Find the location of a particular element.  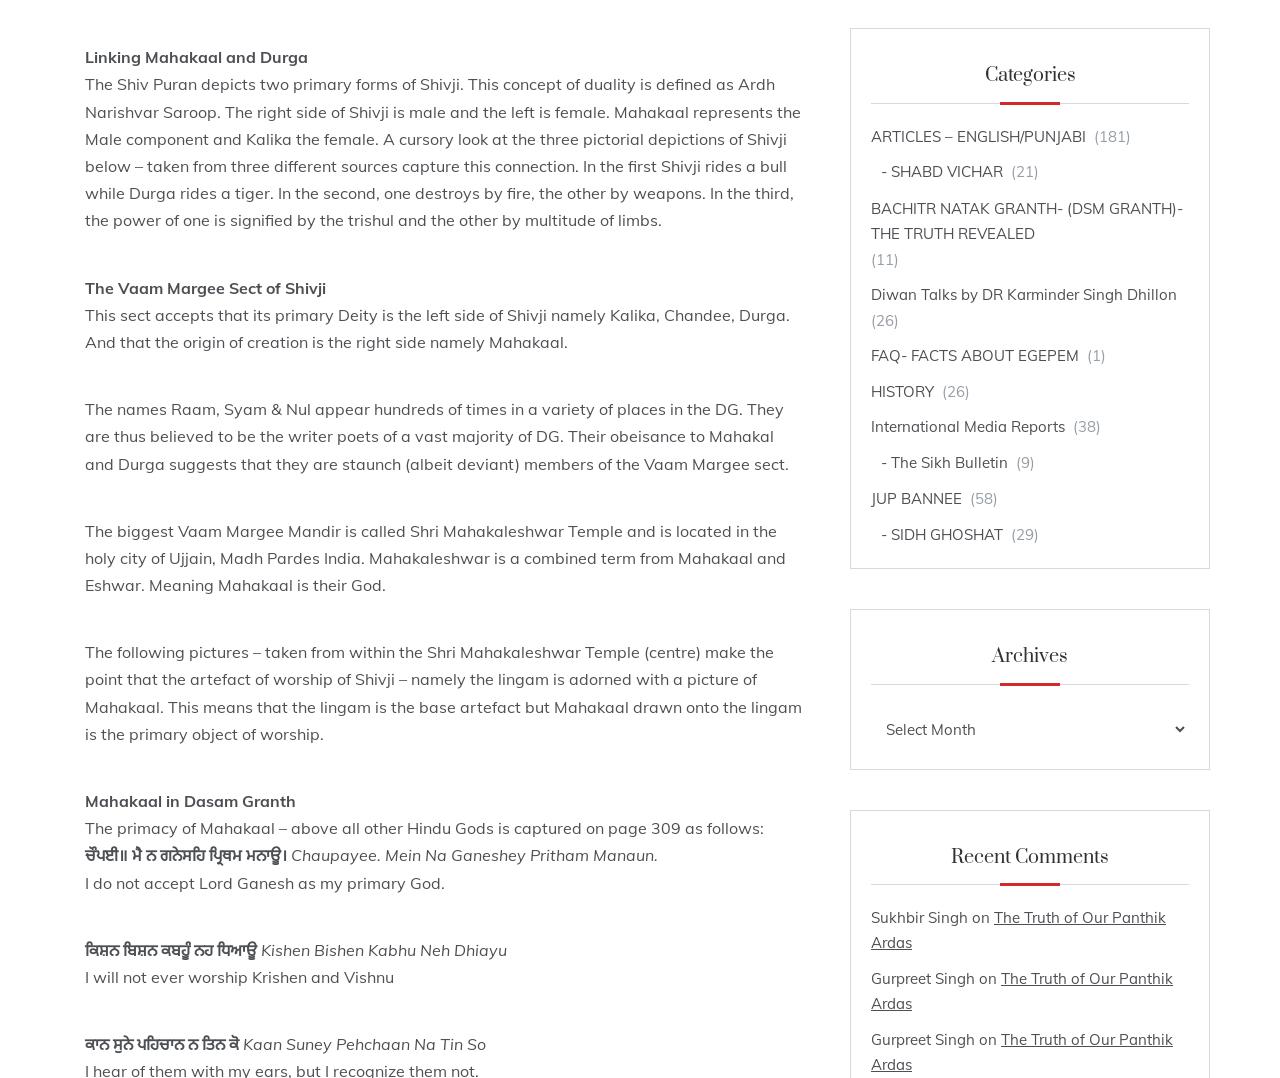

'Sukhbir Singh' is located at coordinates (918, 916).